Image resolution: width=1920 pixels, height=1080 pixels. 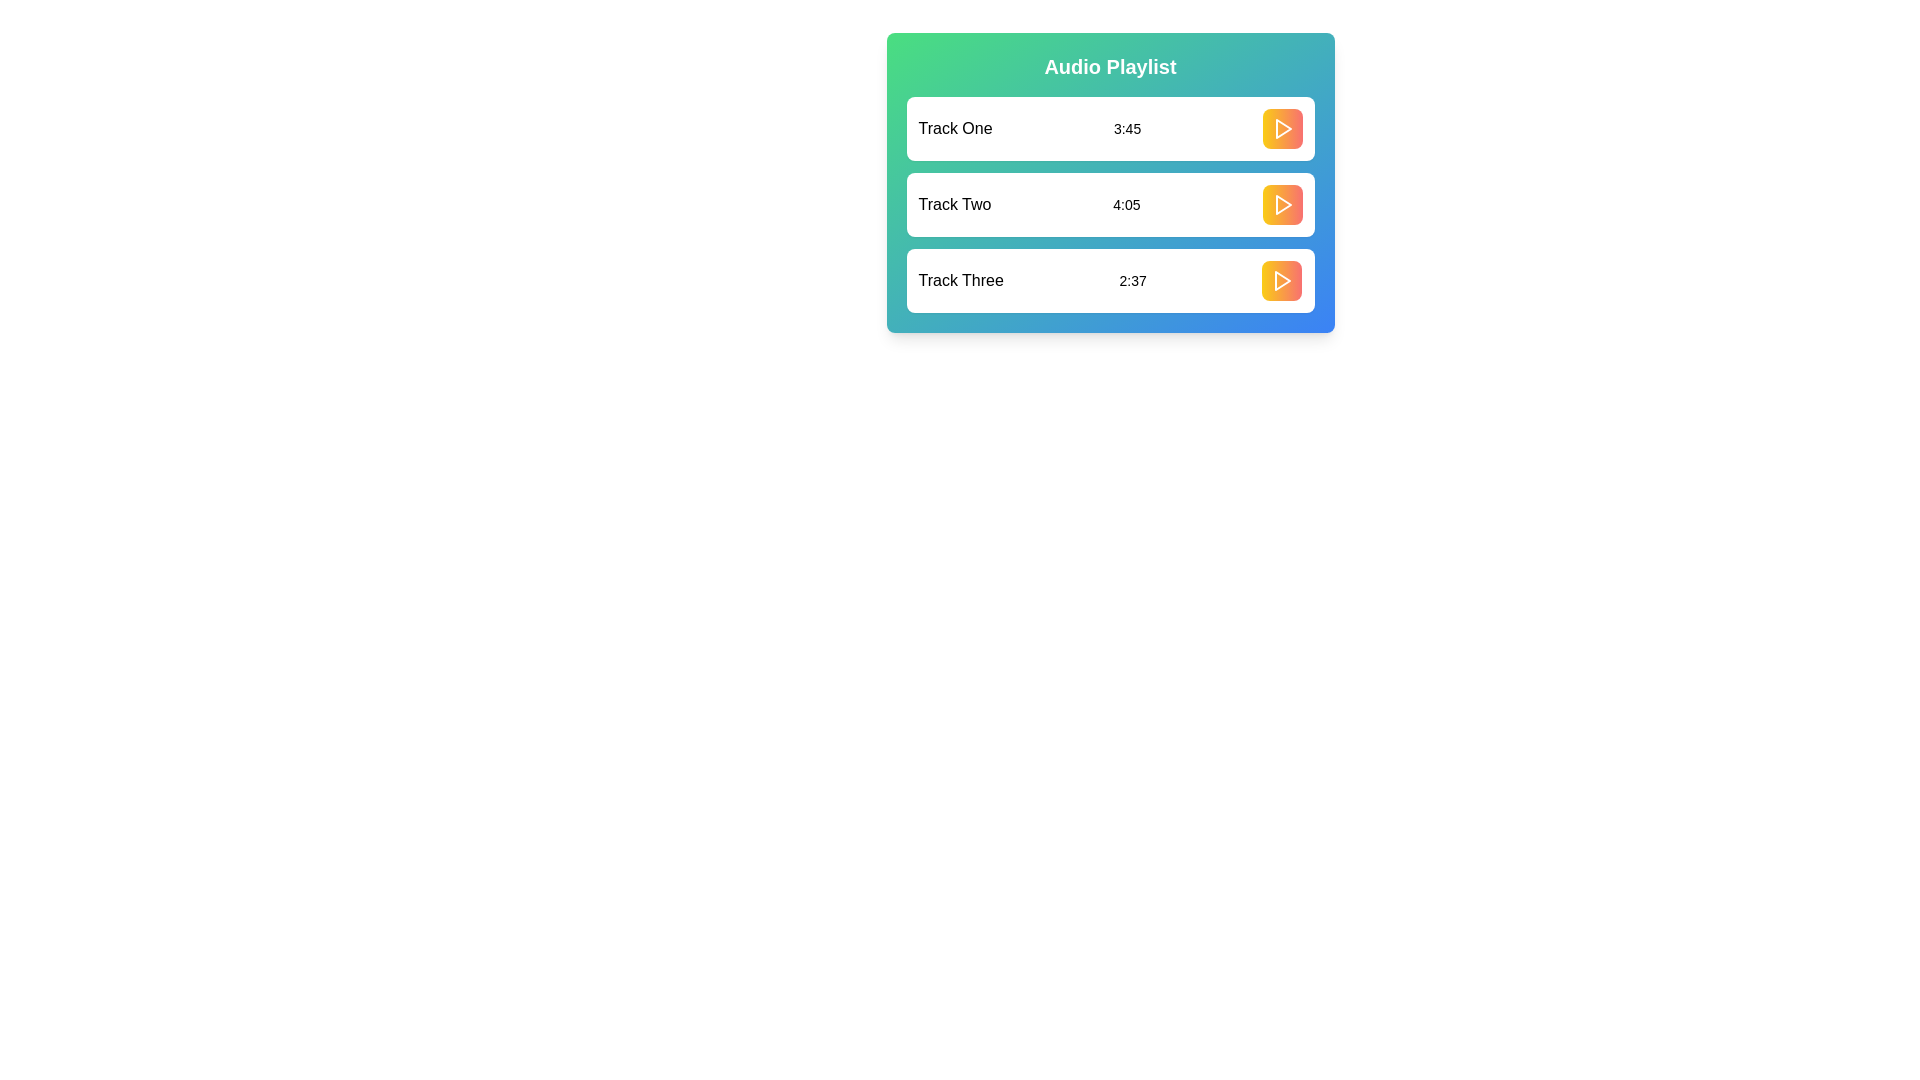 What do you see at coordinates (1282, 204) in the screenshot?
I see `the play button located within the second track entry of the tracklist to initiate playback of the associated audio track` at bounding box center [1282, 204].